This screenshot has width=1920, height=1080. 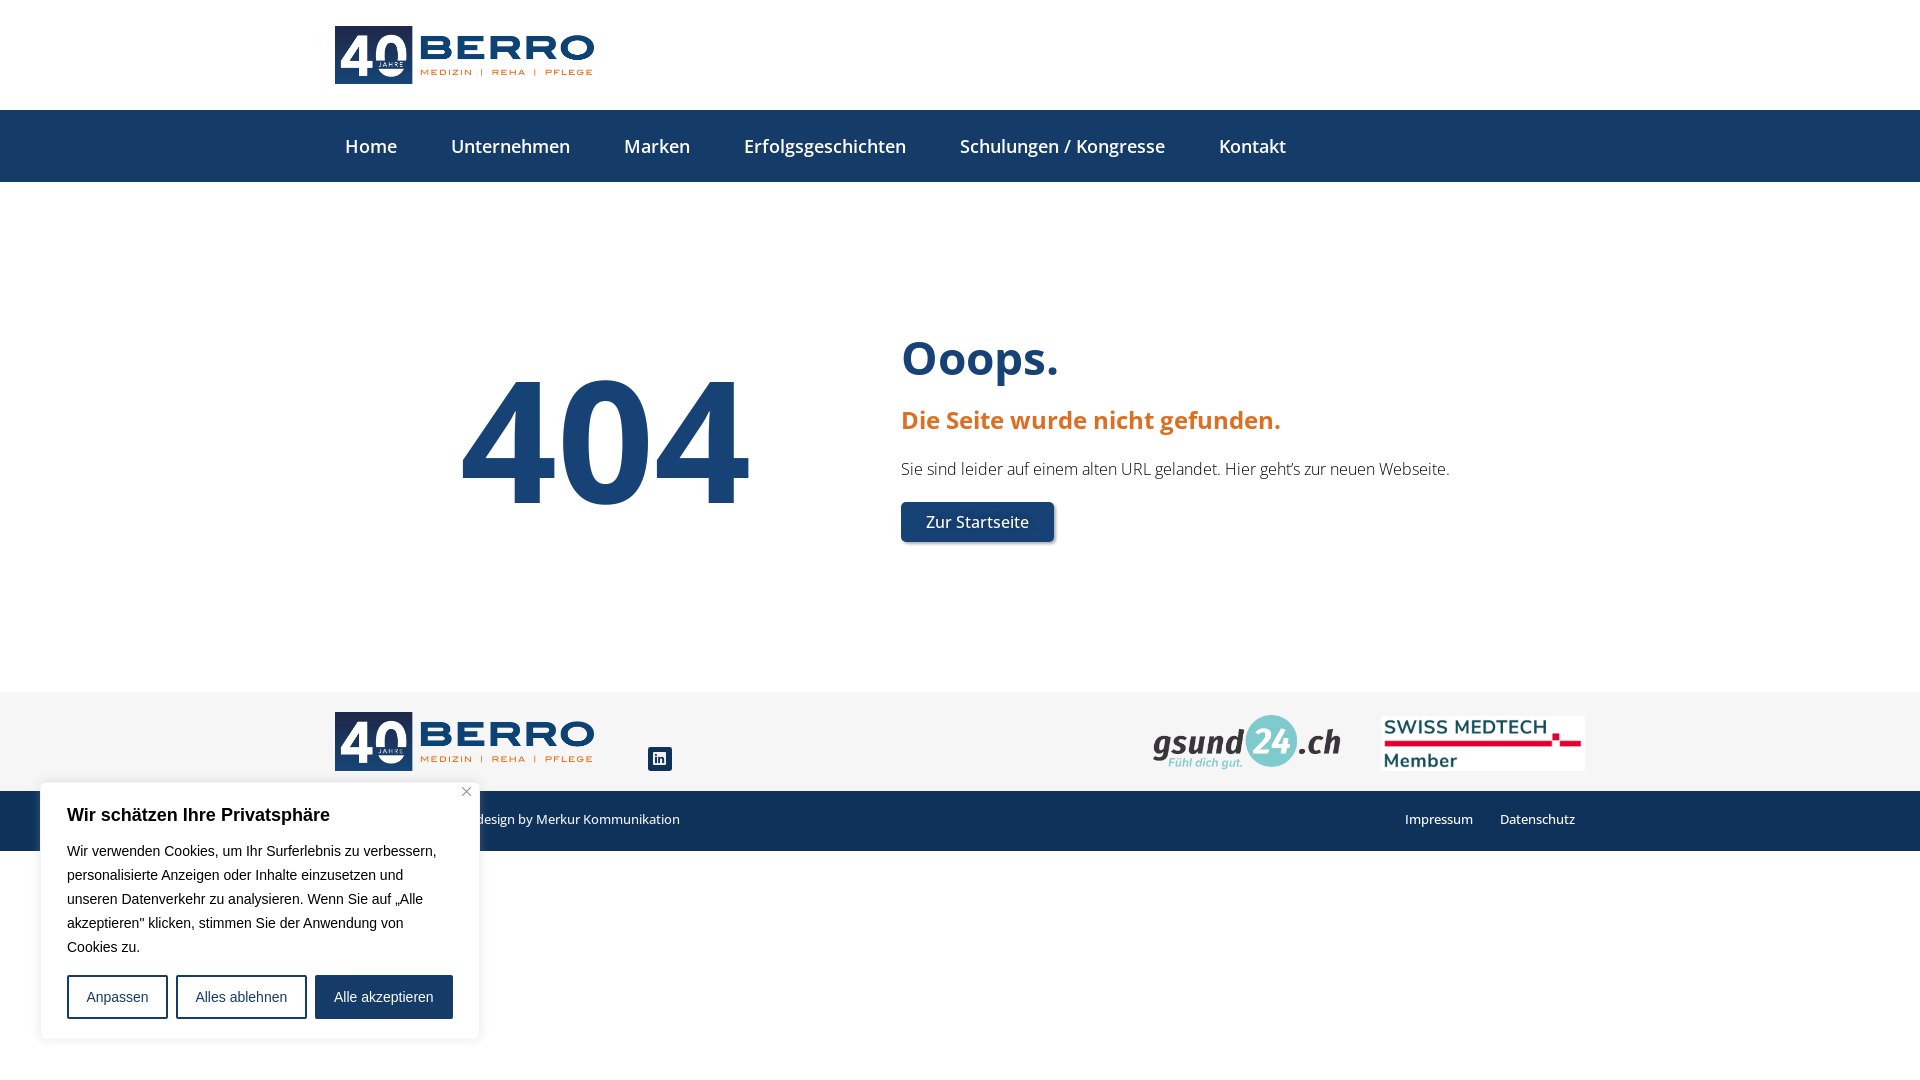 I want to click on 'Kontakt', so click(x=1251, y=145).